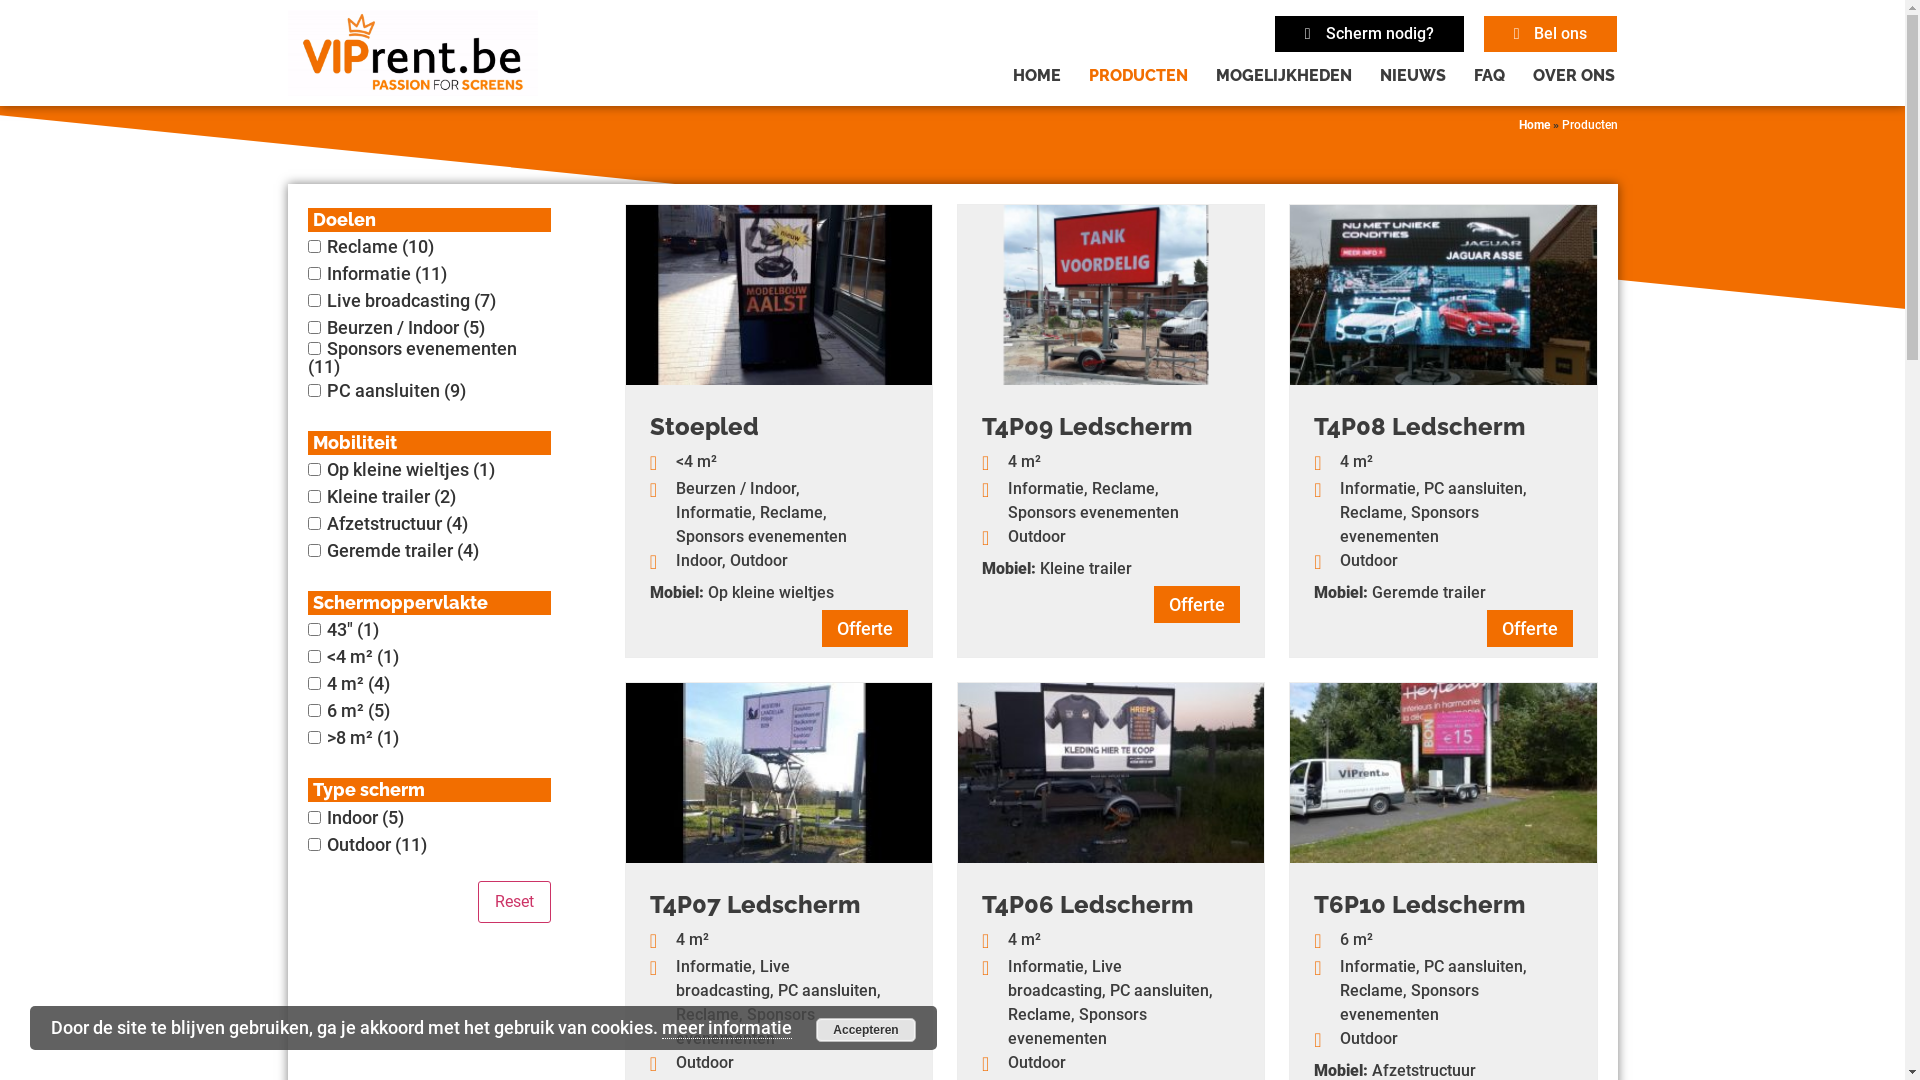  What do you see at coordinates (1011, 75) in the screenshot?
I see `'HOME'` at bounding box center [1011, 75].